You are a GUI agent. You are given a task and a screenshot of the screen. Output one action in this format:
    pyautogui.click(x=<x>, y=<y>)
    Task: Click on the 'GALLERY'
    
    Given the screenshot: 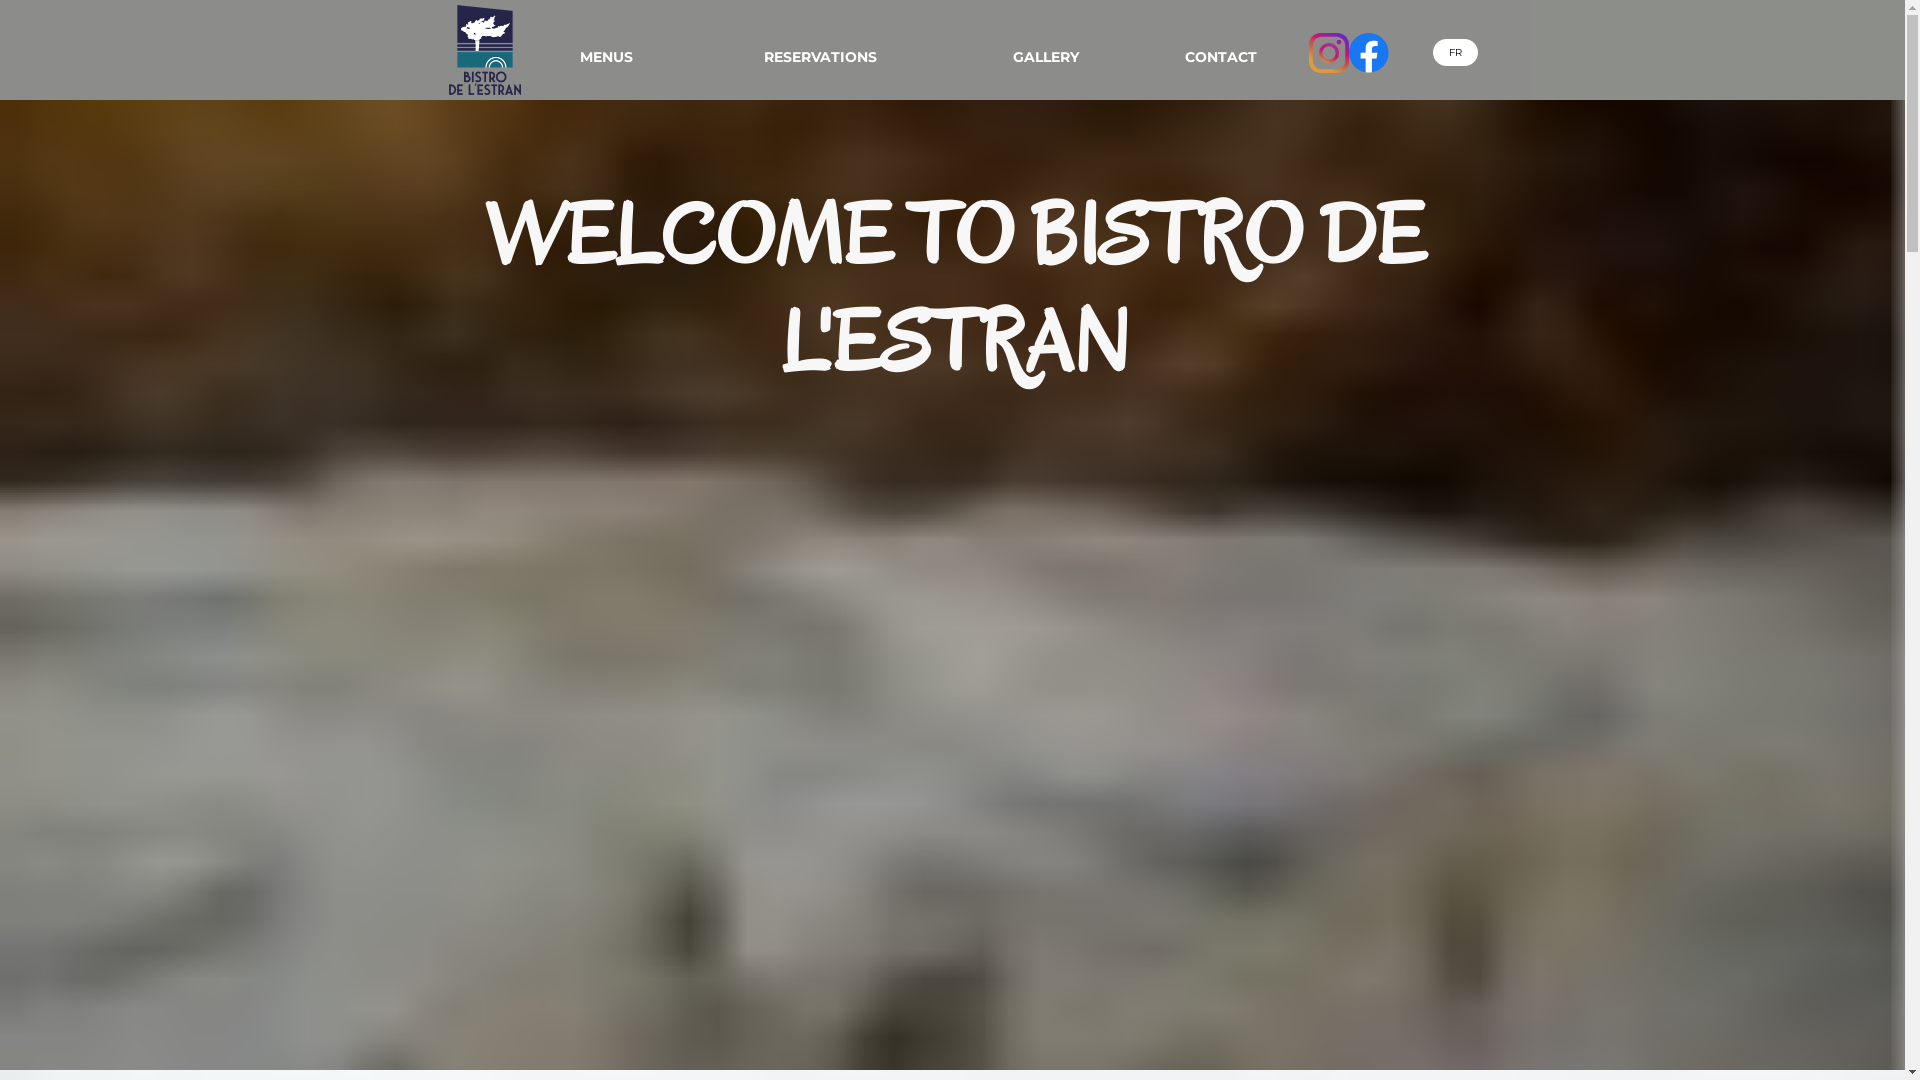 What is the action you would take?
    pyautogui.click(x=1045, y=56)
    